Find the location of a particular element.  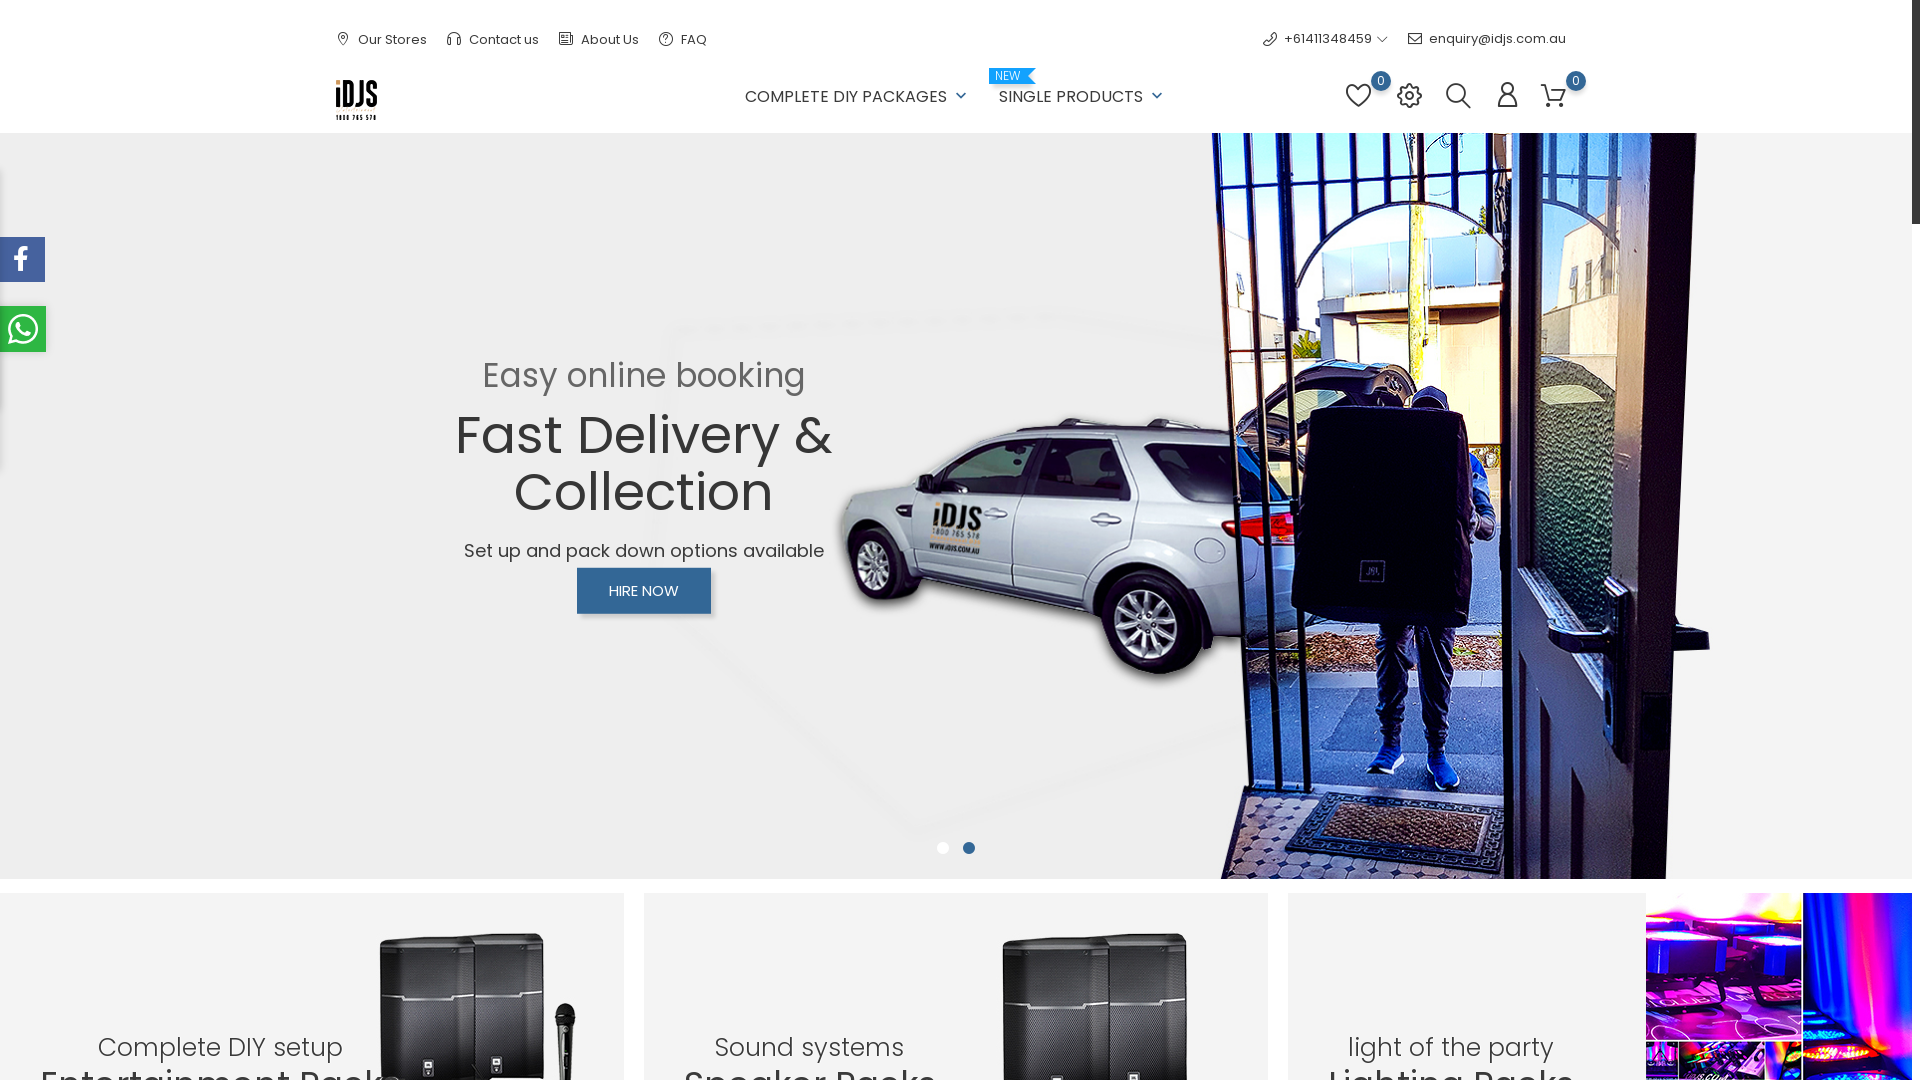

'Our Stores' is located at coordinates (381, 39).